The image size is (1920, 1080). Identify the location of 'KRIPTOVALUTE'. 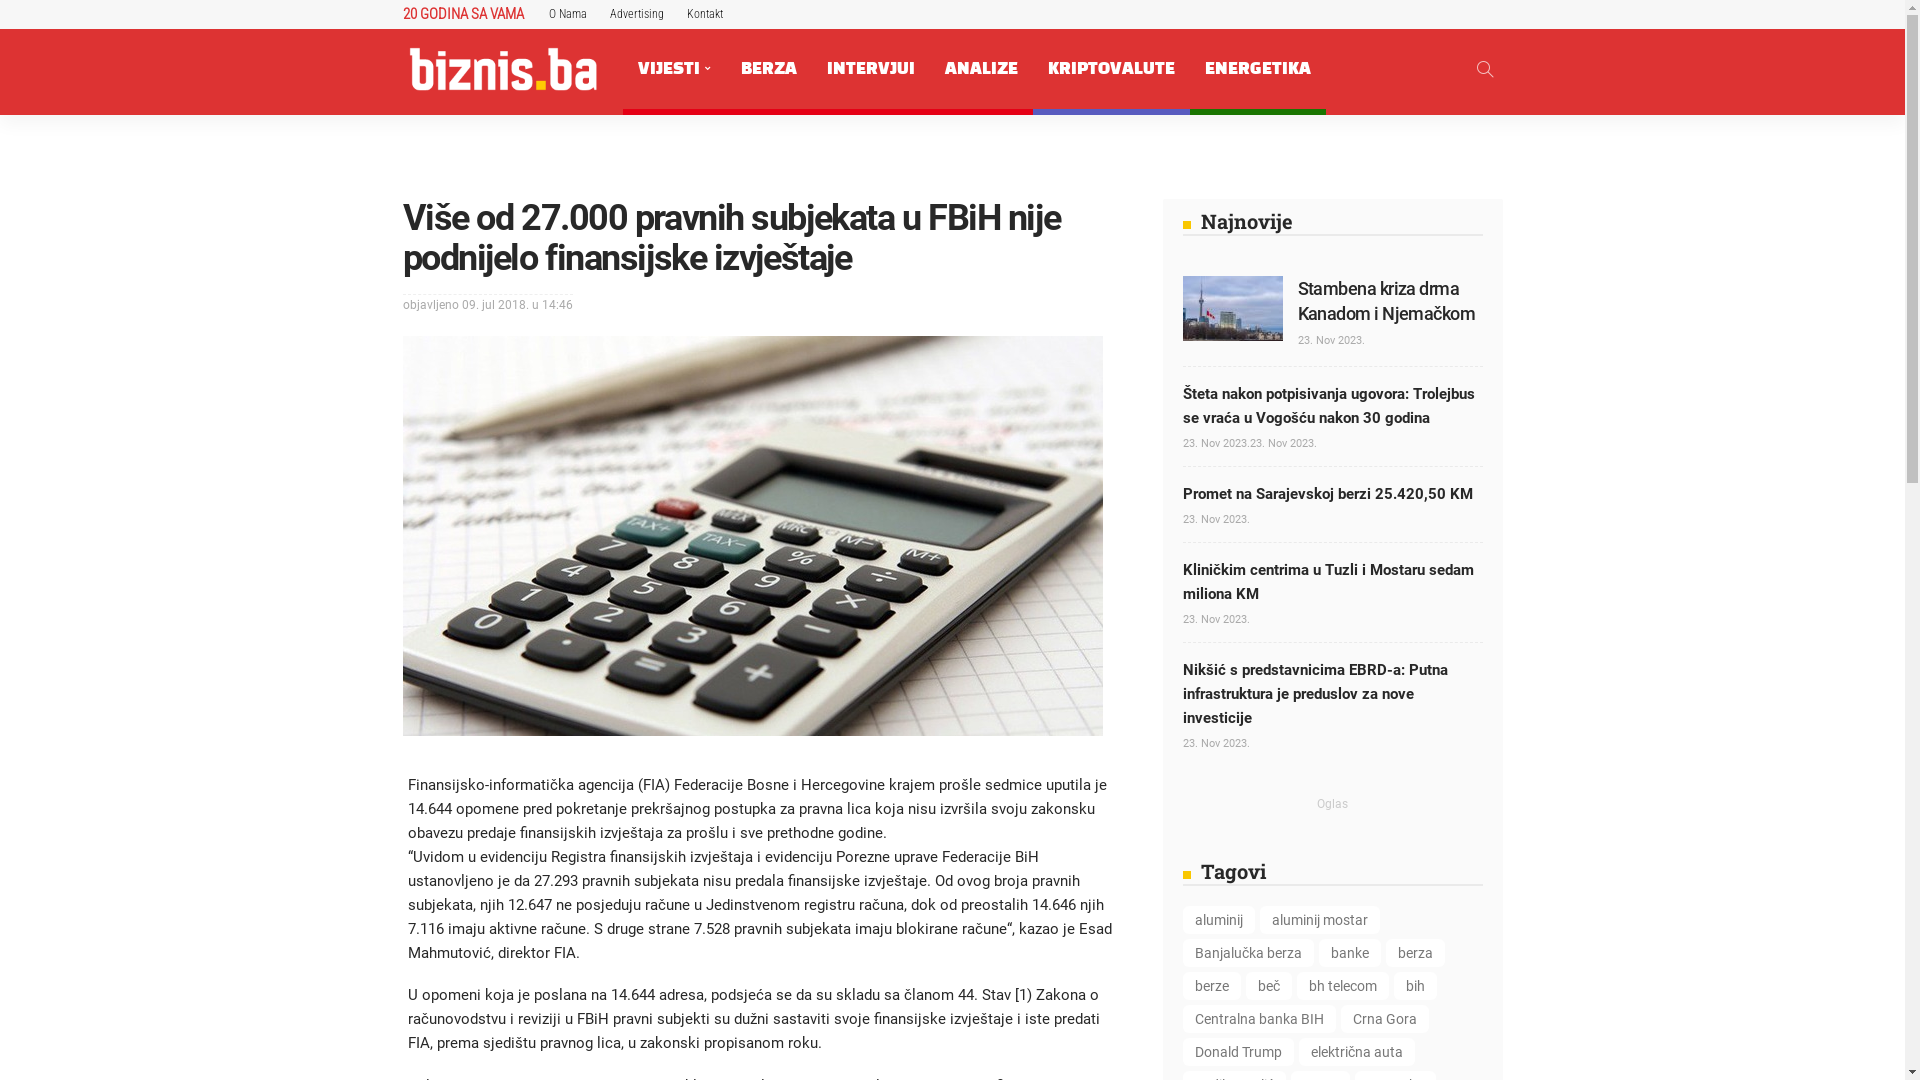
(1109, 68).